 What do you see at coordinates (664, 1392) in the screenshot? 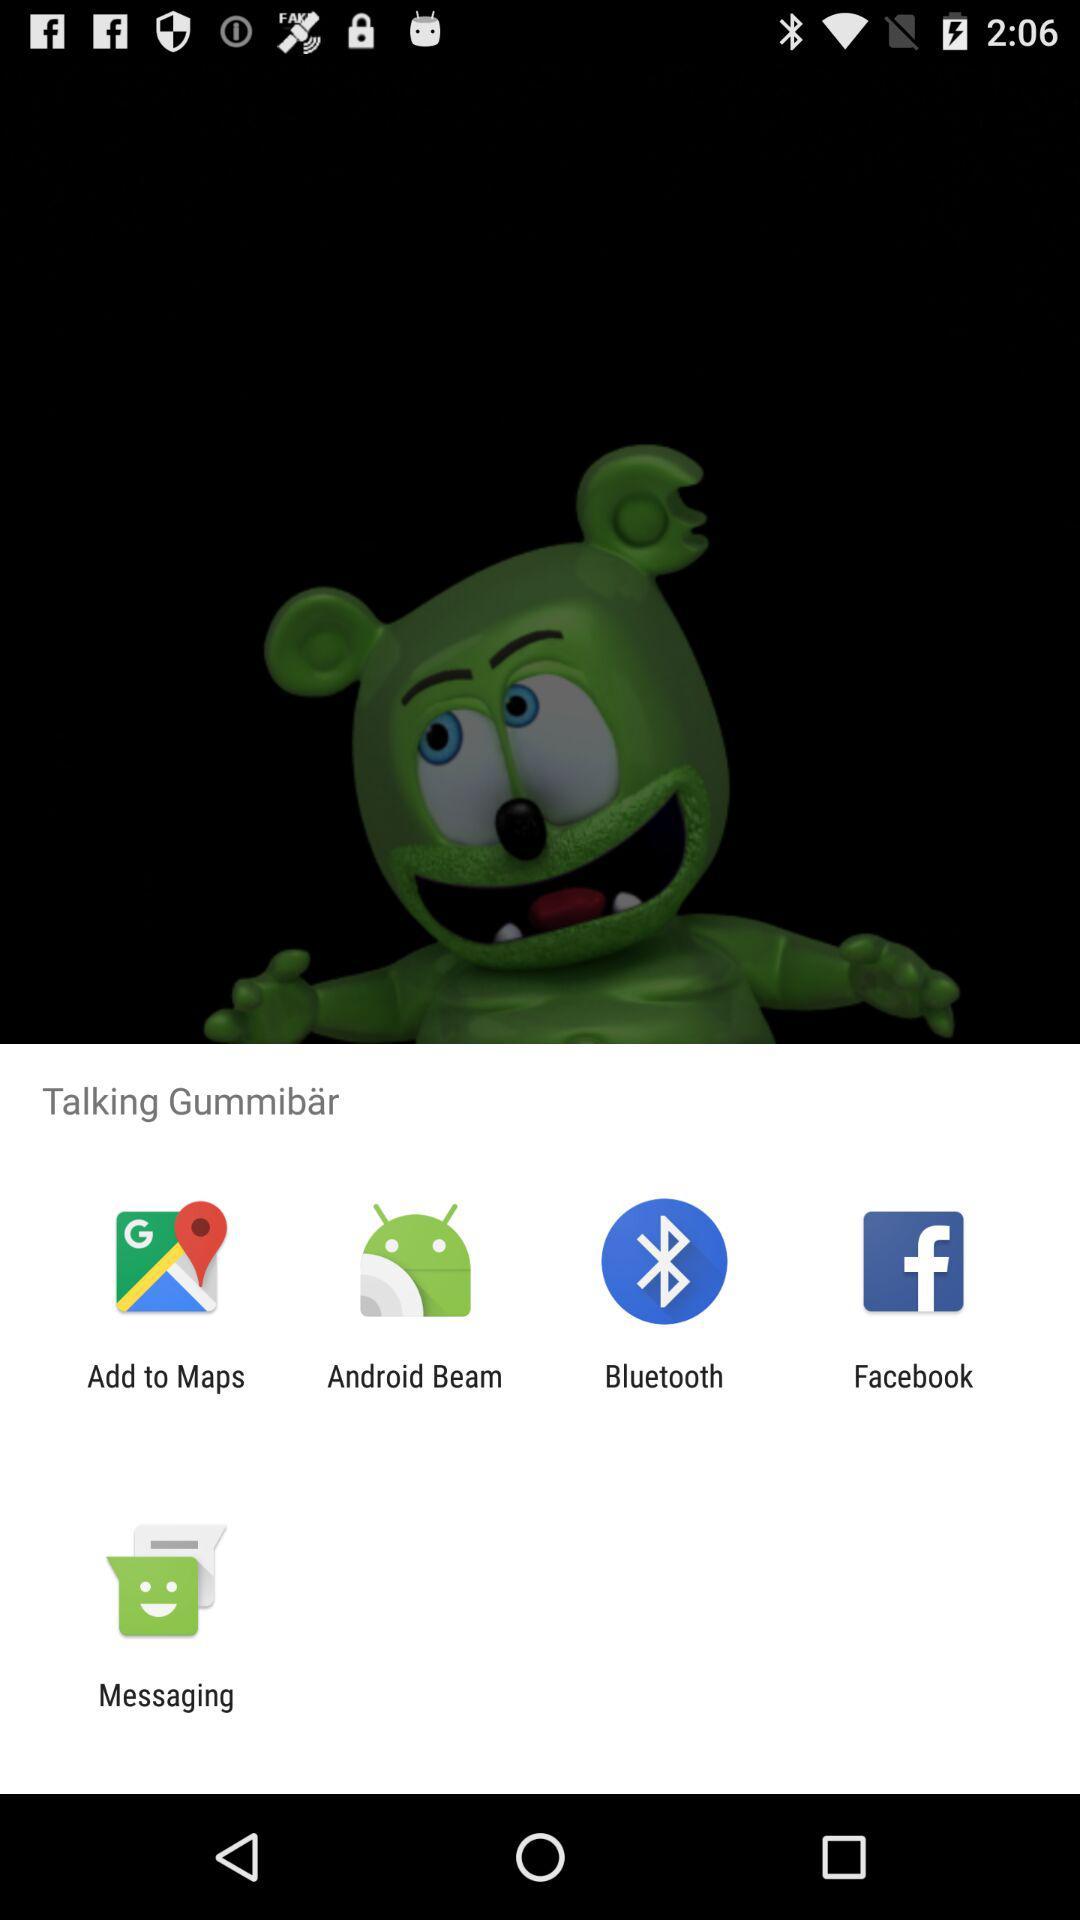
I see `icon next to the android beam app` at bounding box center [664, 1392].